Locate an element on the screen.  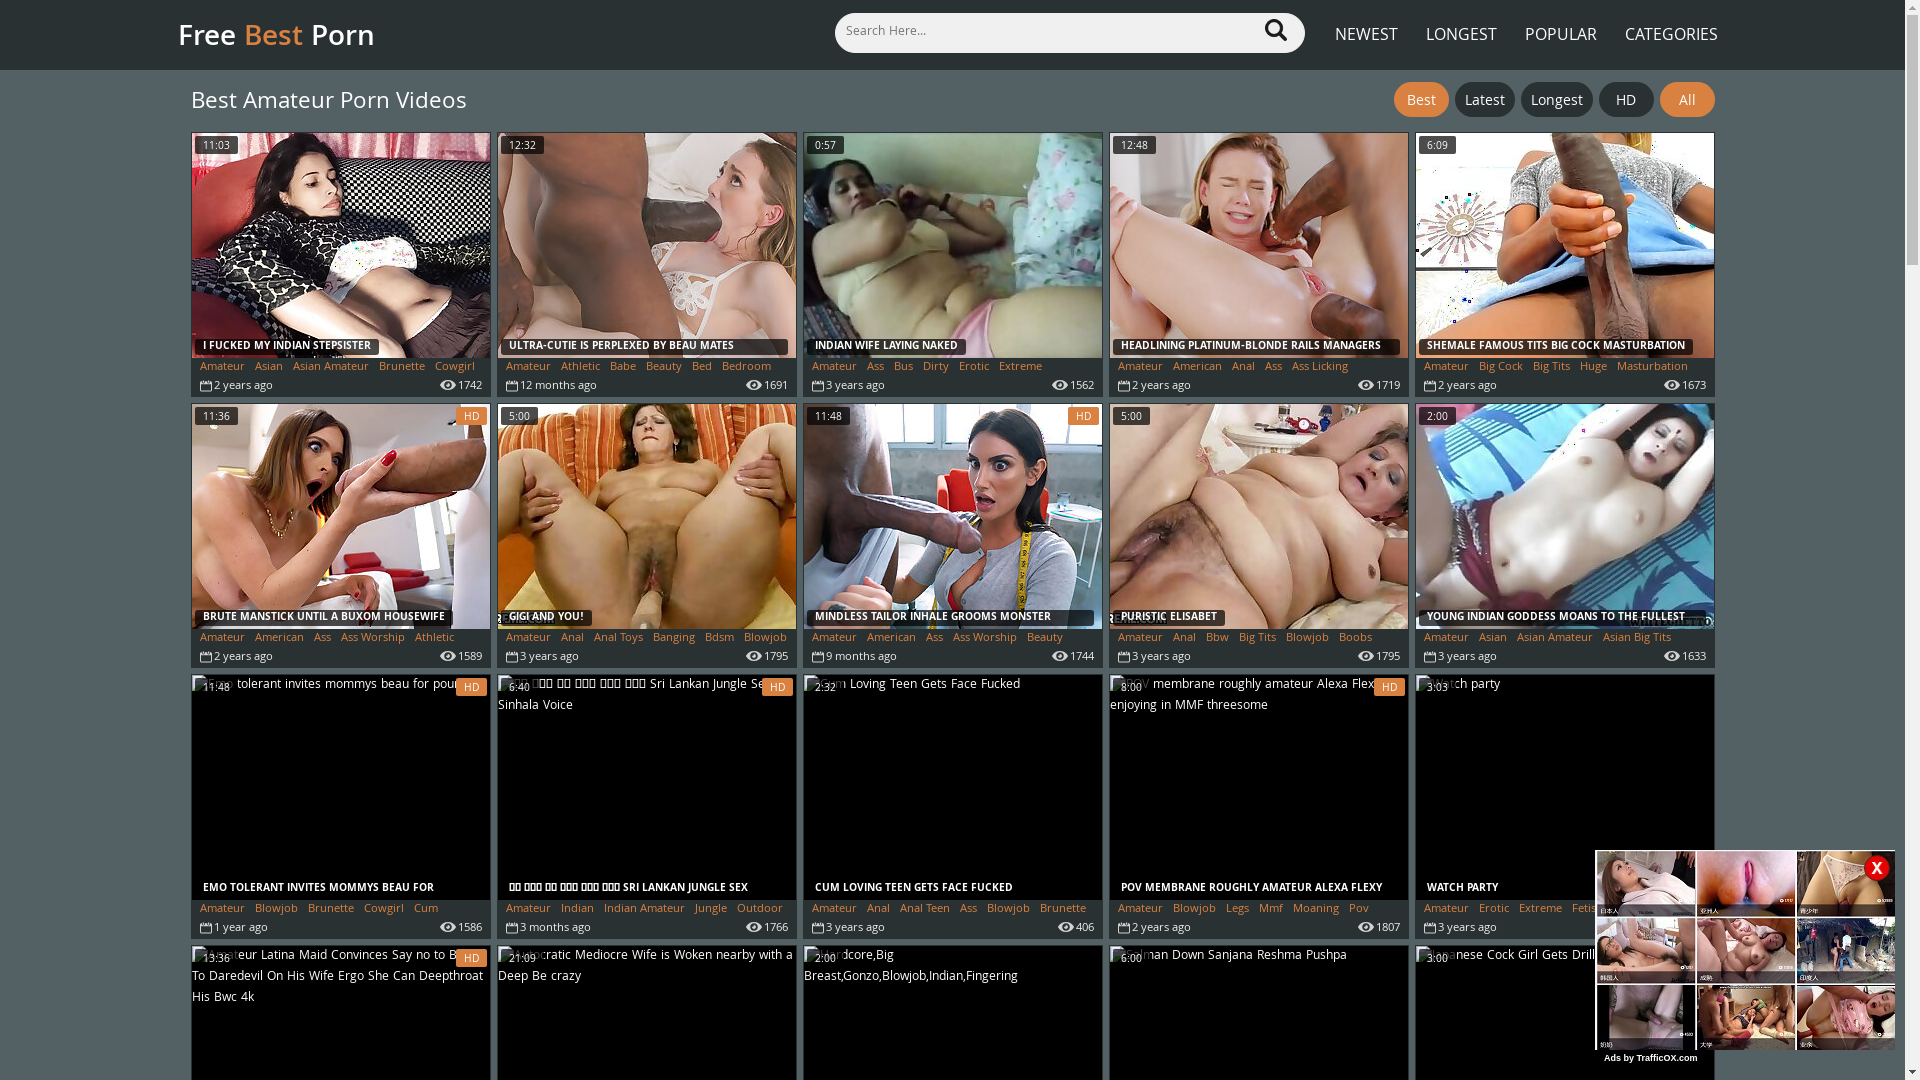
'ULTRA-CUTIE IS PERPLEXED BY BEAU MATES MONSTER EBONY CHISEL' is located at coordinates (647, 244).